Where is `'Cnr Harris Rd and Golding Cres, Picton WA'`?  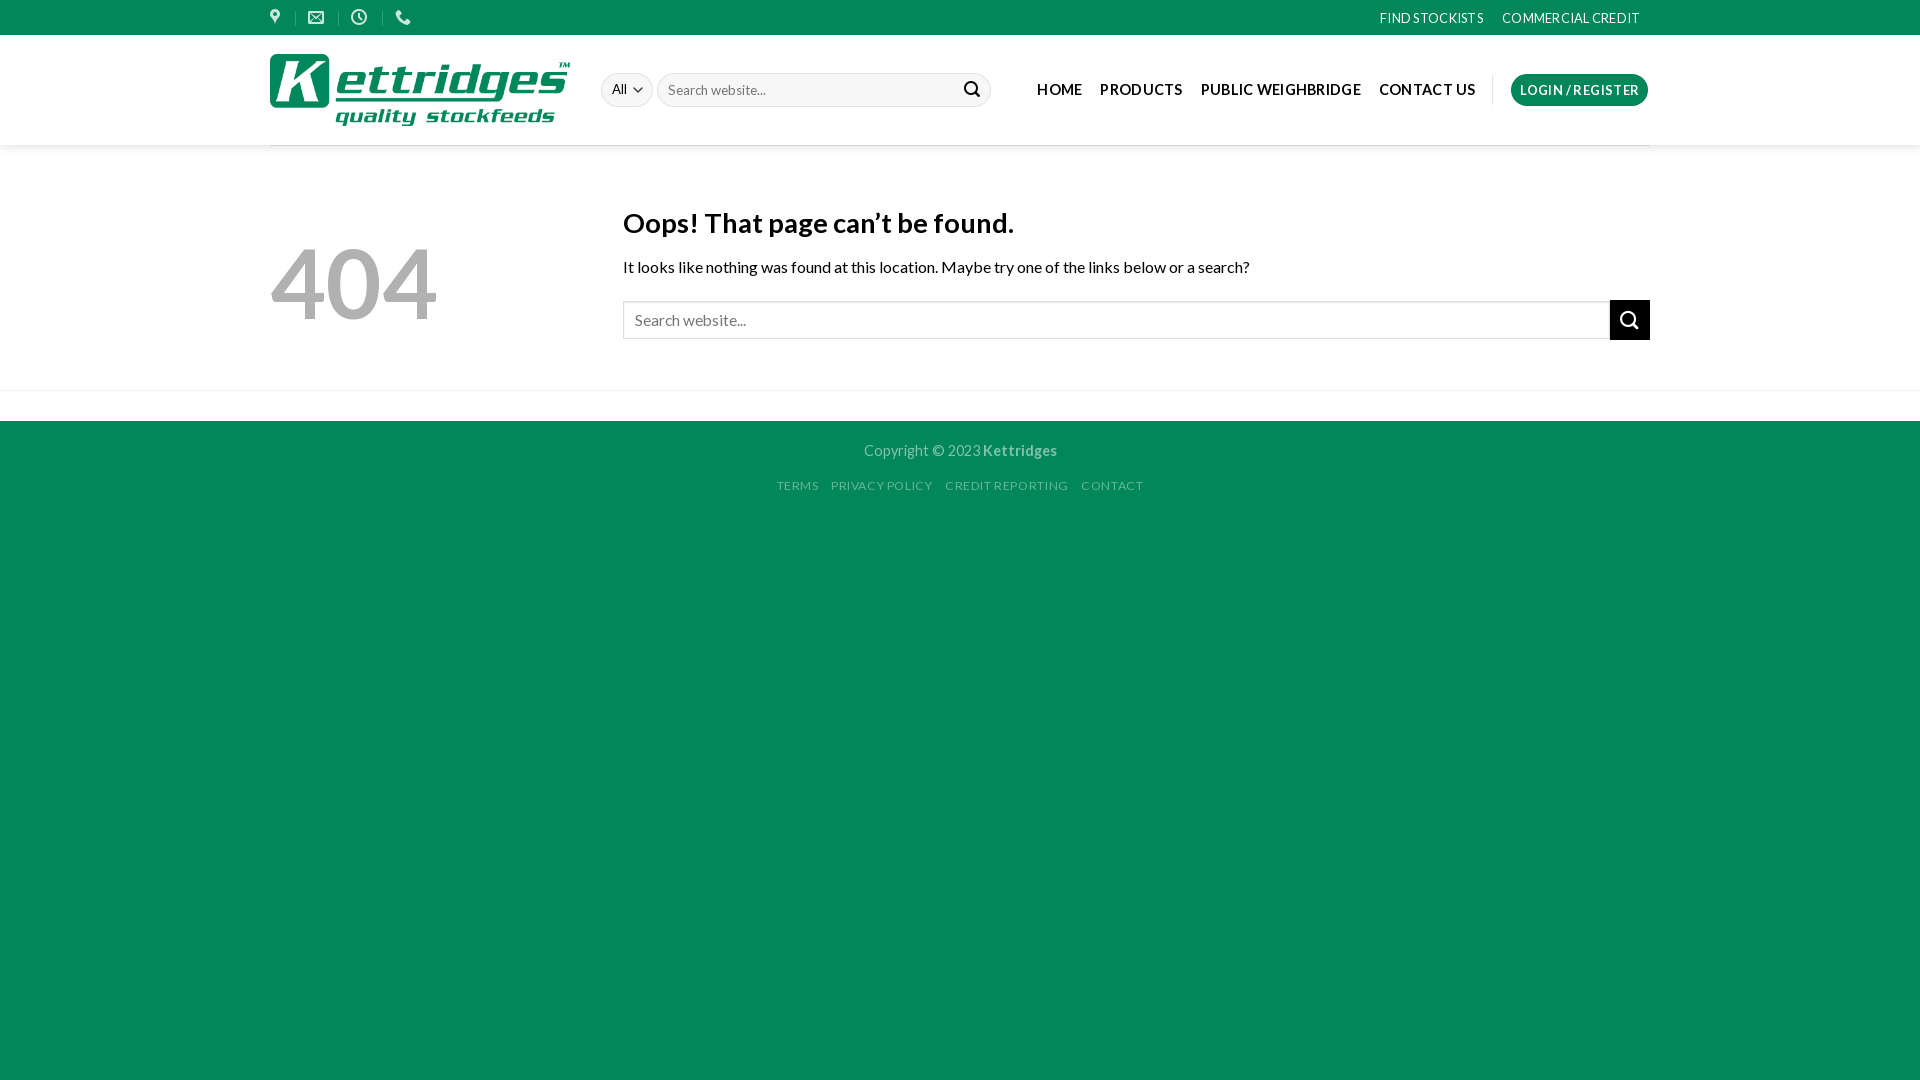 'Cnr Harris Rd and Golding Cres, Picton WA' is located at coordinates (276, 17).